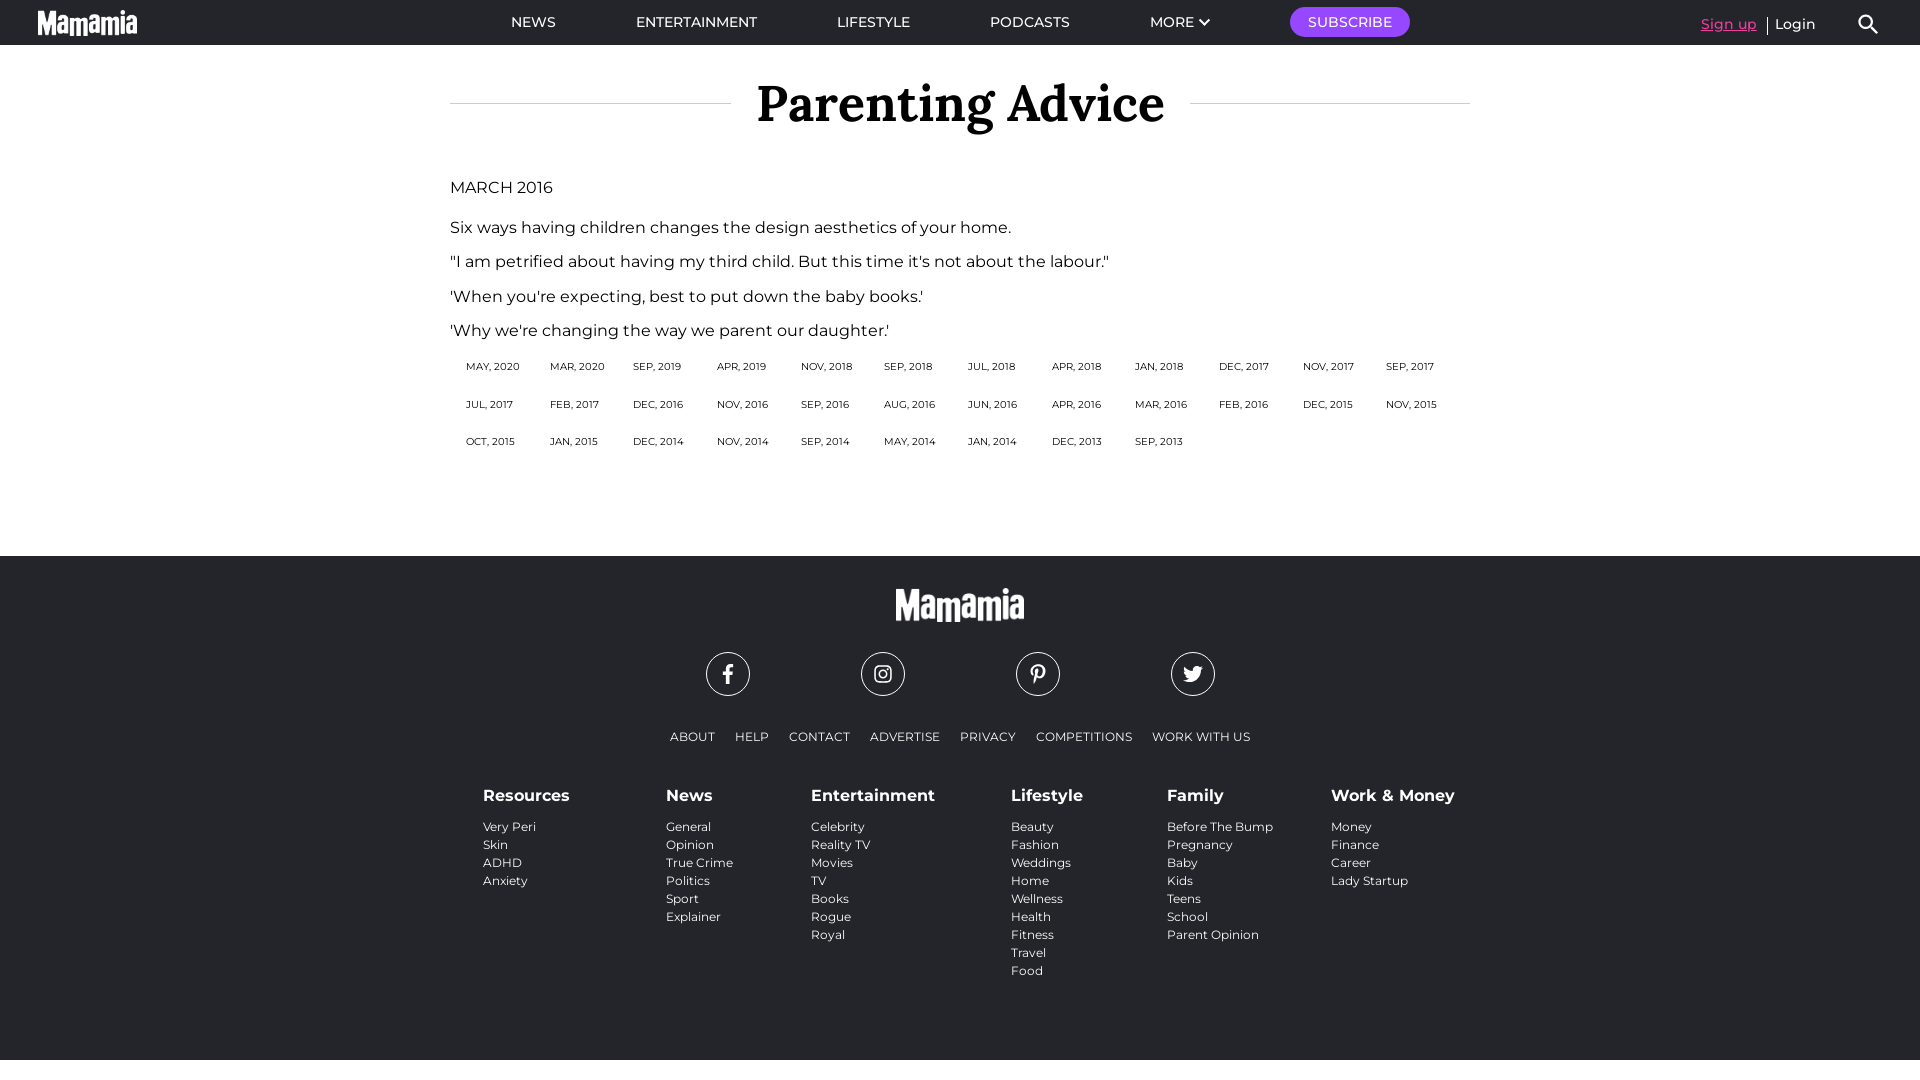  I want to click on 'Opinion', so click(690, 844).